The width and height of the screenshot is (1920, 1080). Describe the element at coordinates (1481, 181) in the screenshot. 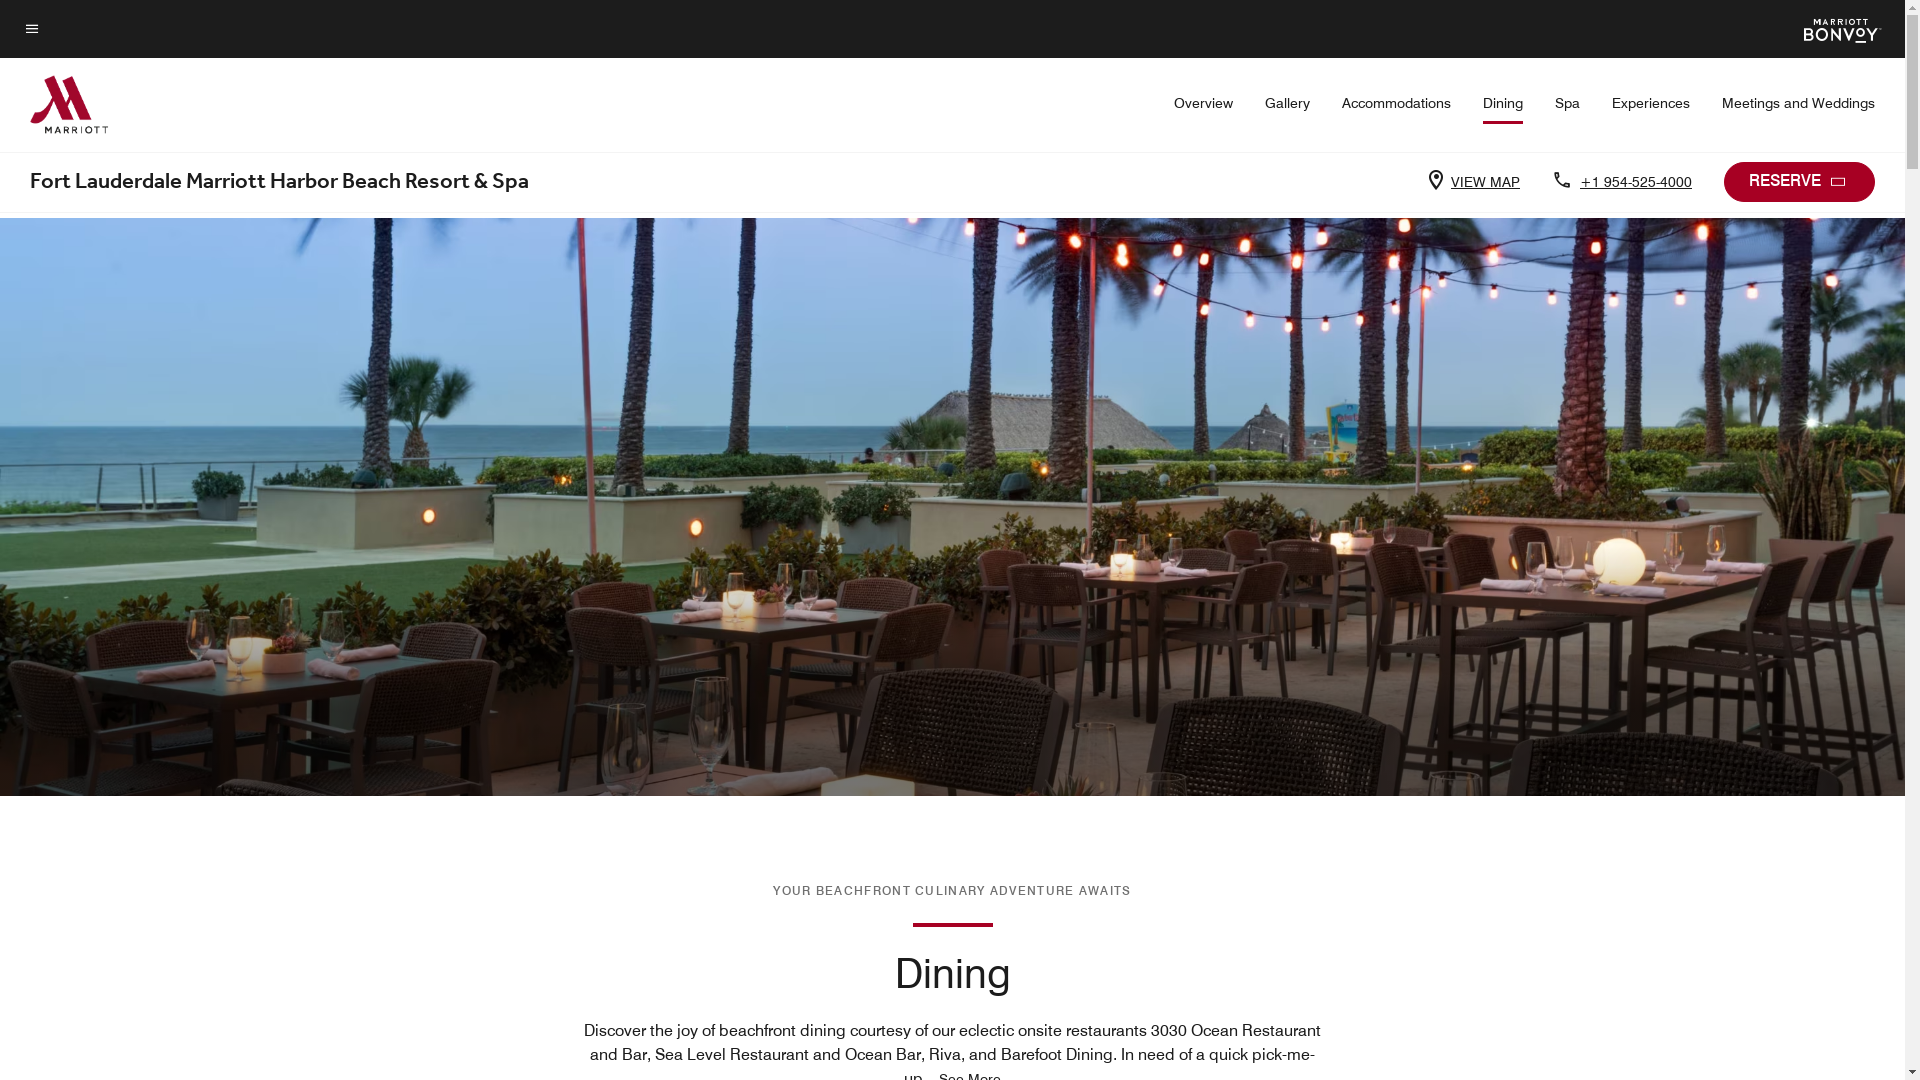

I see `'VIEW MAP'` at that location.